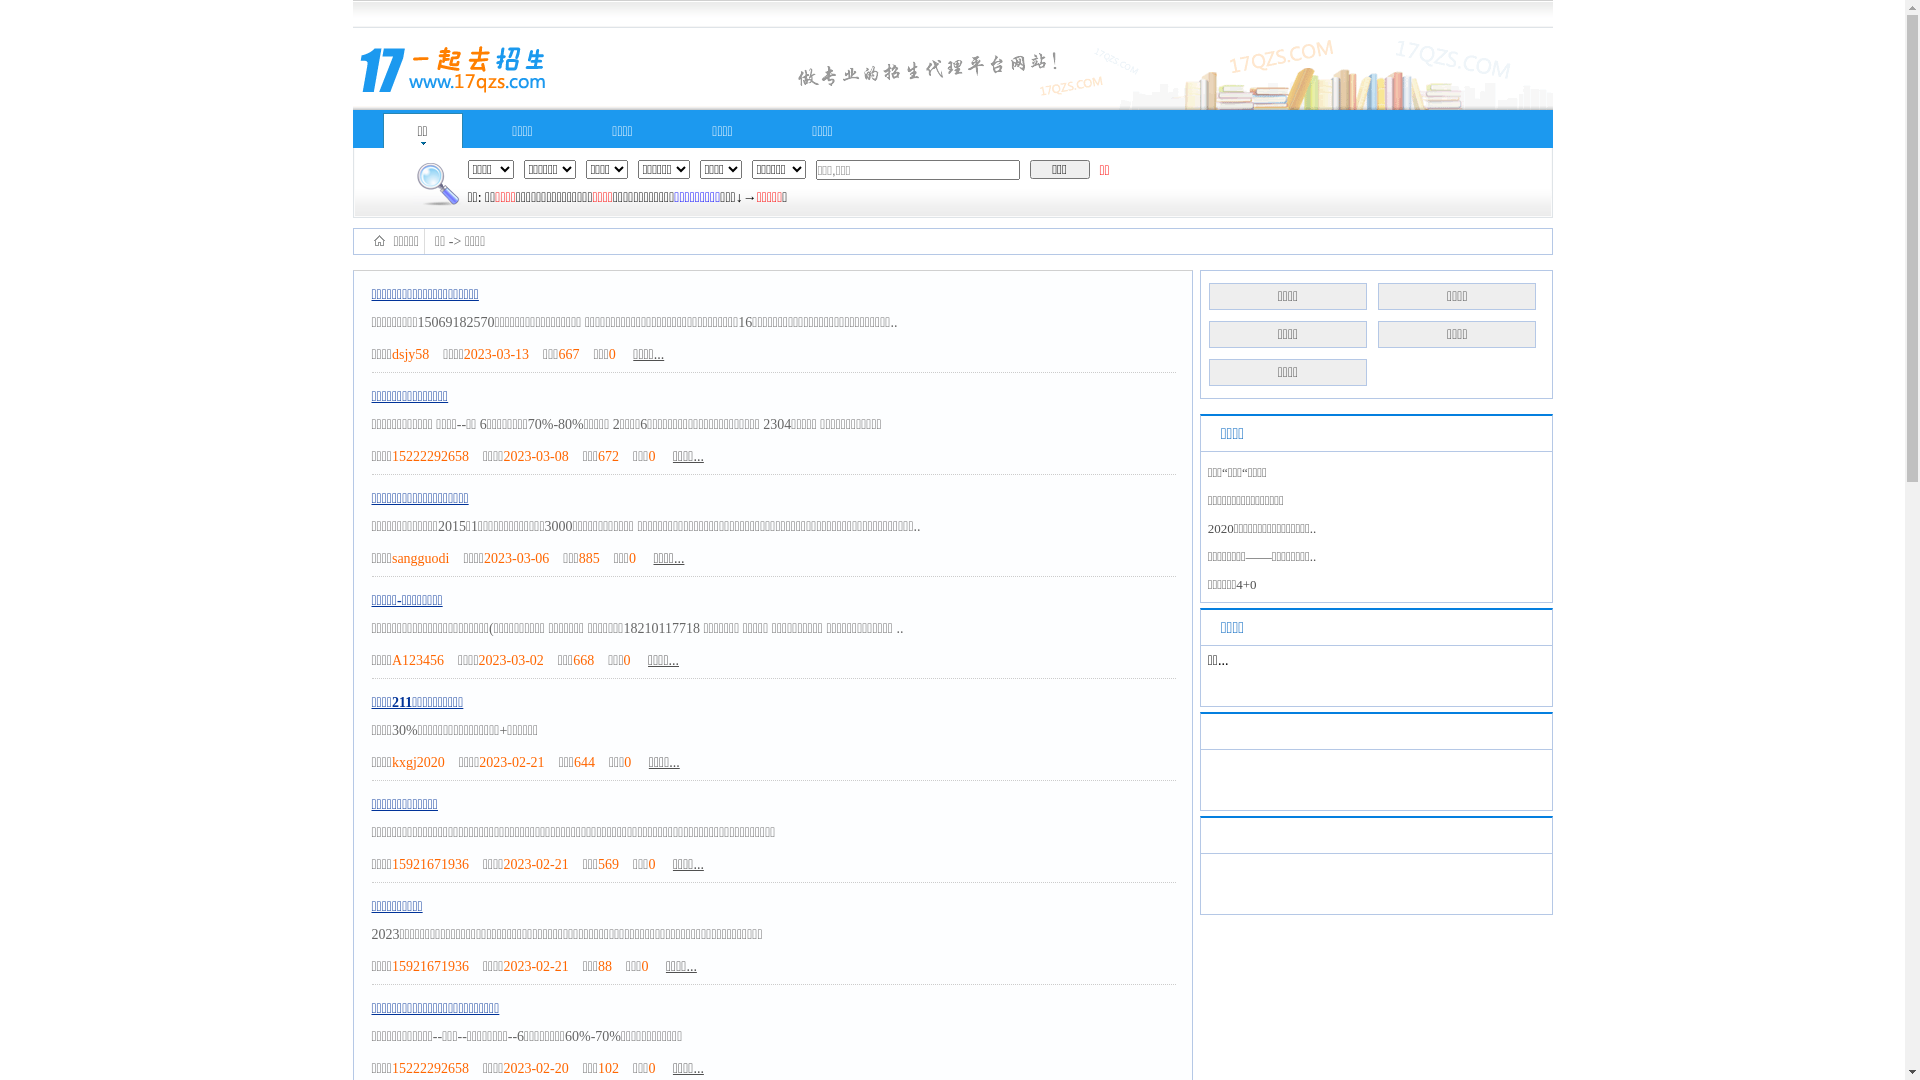 This screenshot has width=1920, height=1080. What do you see at coordinates (409, 353) in the screenshot?
I see `'dsjy58'` at bounding box center [409, 353].